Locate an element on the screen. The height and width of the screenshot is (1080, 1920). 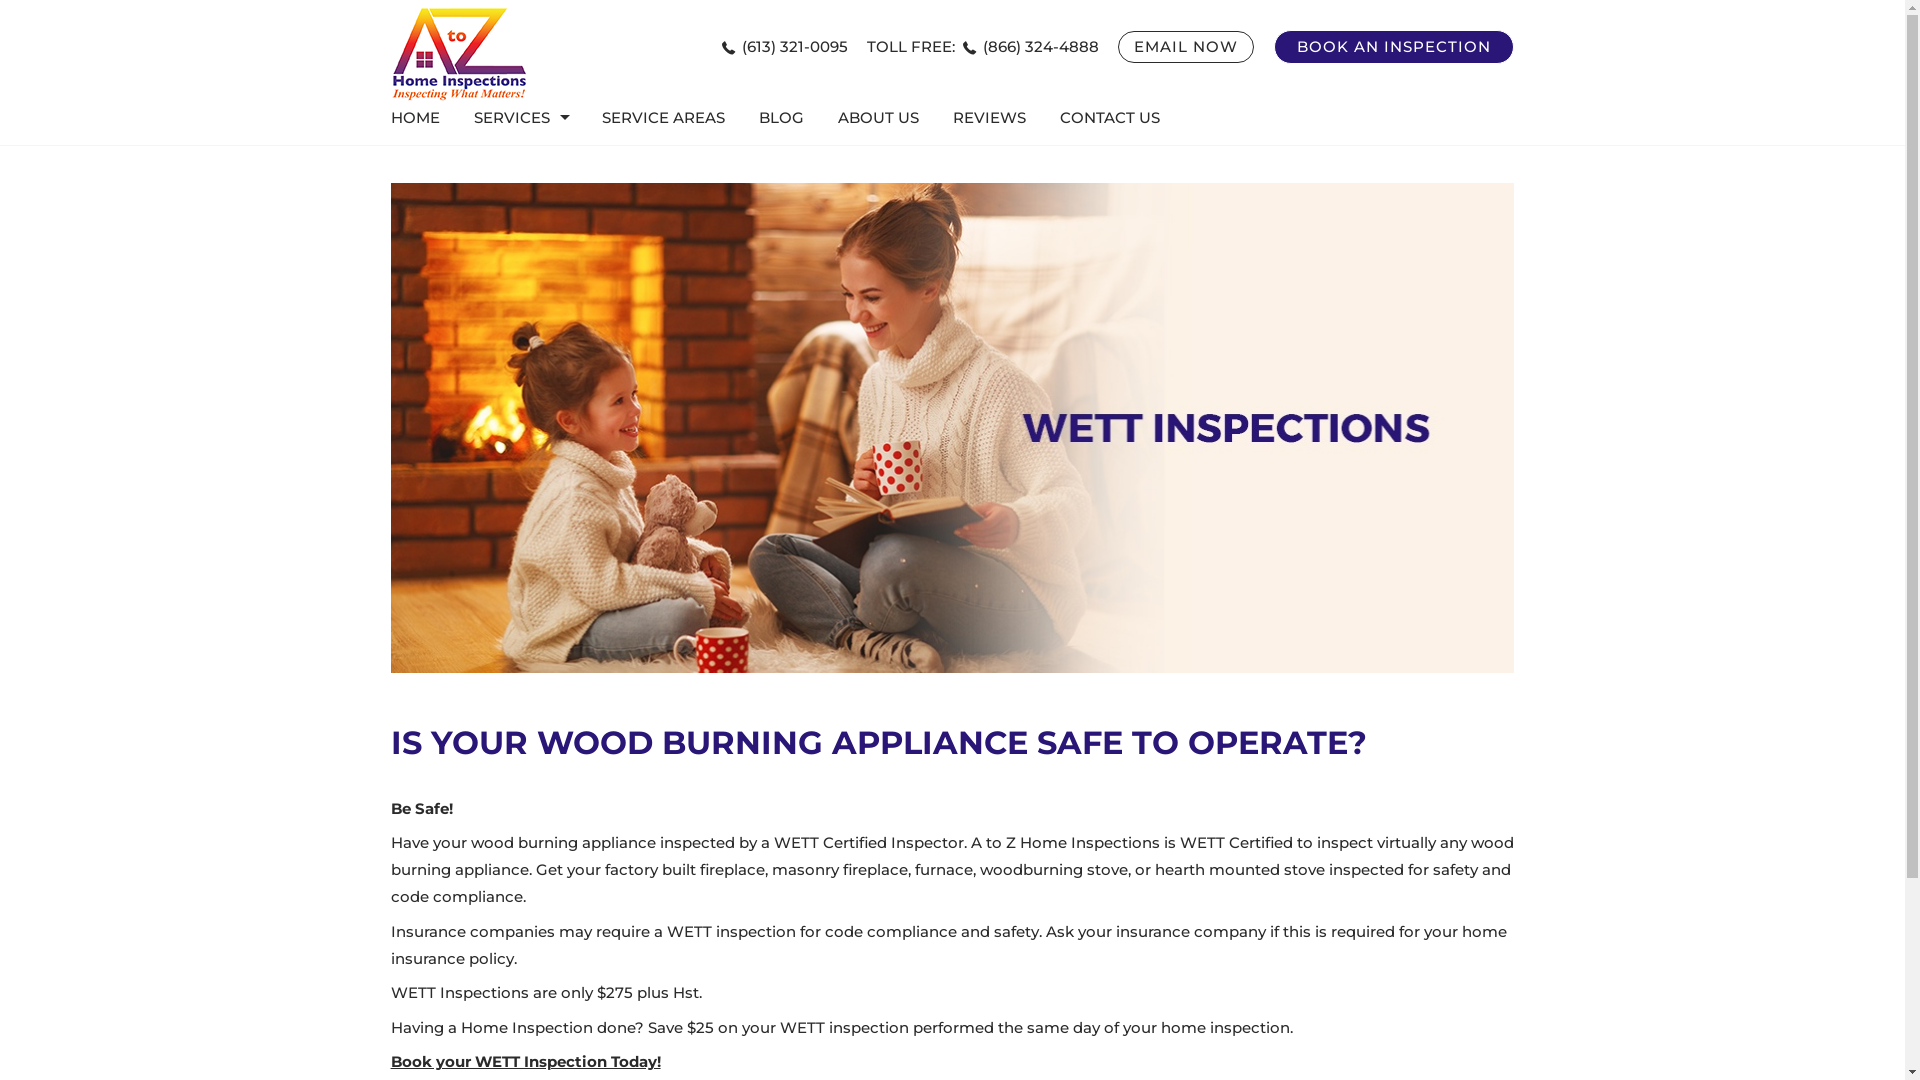
'BOOK AN INSPECTION' is located at coordinates (1272, 45).